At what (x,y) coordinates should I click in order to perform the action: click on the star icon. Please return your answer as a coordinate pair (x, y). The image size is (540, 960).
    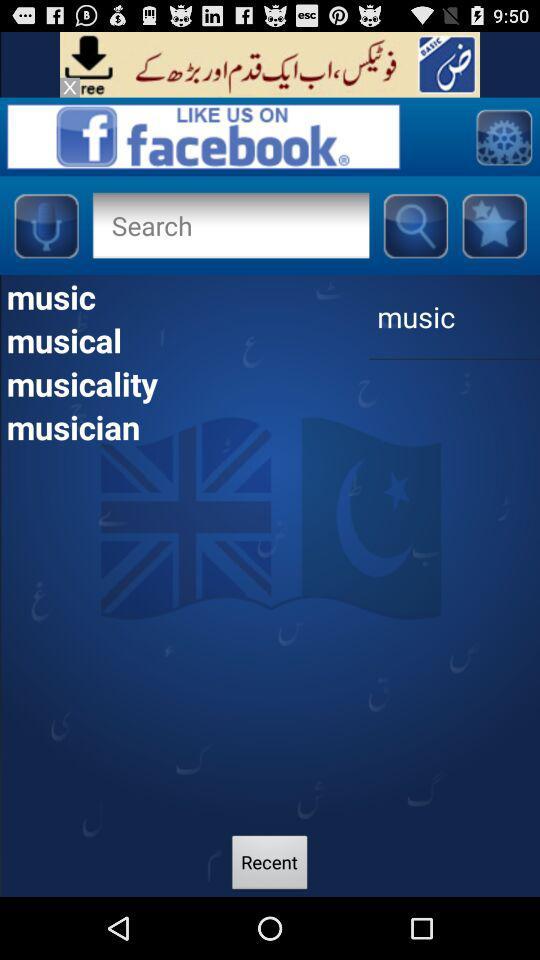
    Looking at the image, I should click on (493, 240).